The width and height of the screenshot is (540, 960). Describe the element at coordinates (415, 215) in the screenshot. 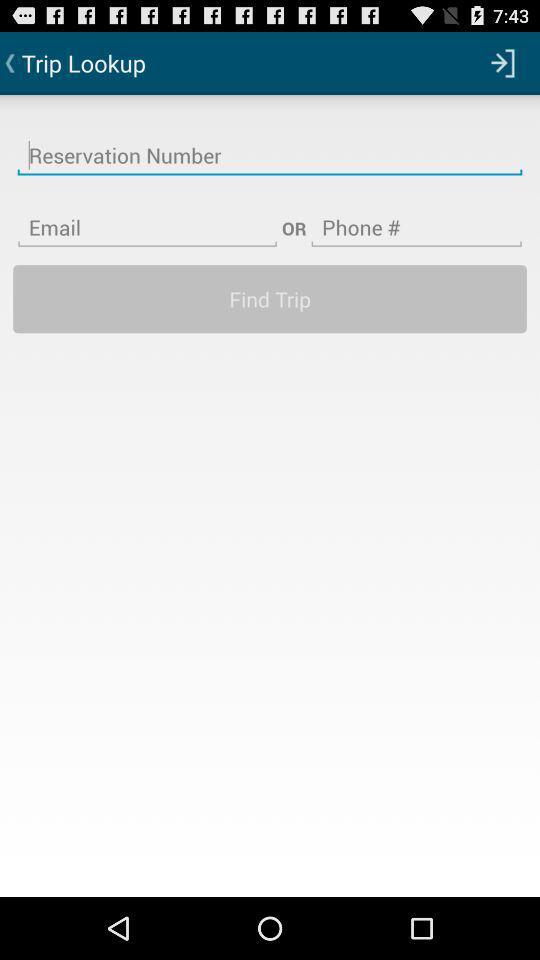

I see `icon next to or icon` at that location.